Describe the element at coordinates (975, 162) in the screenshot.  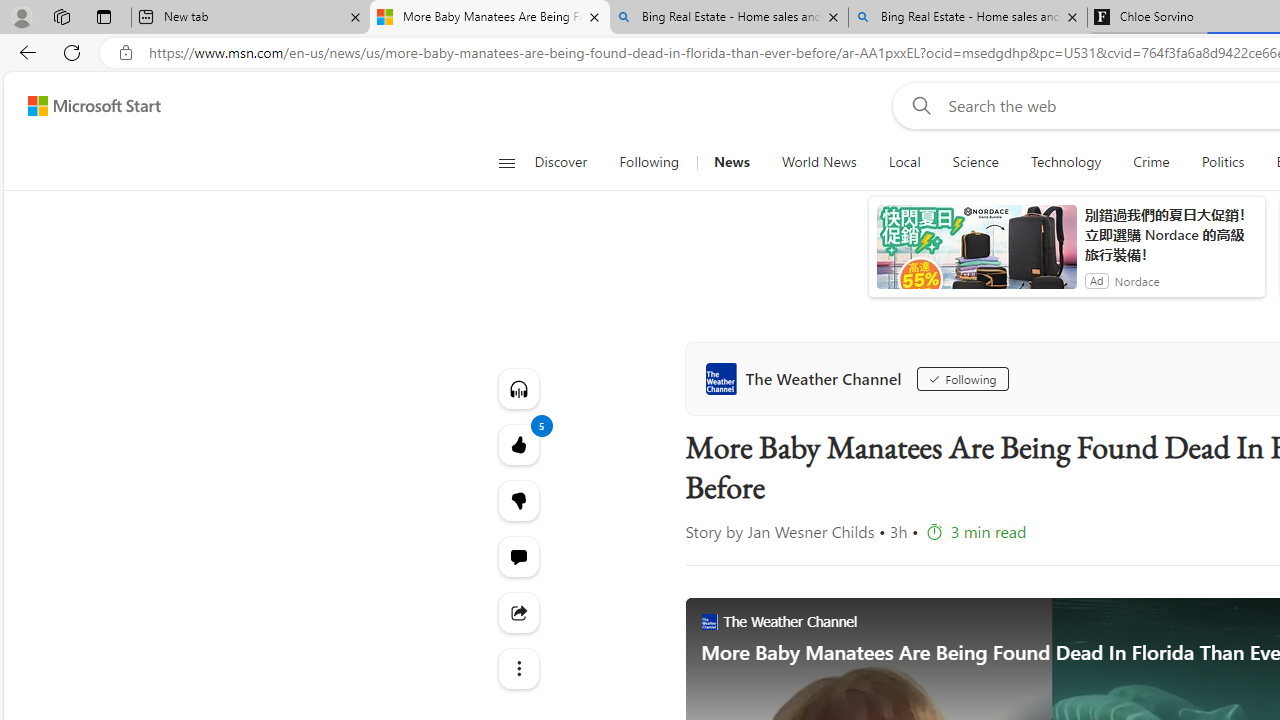
I see `'Science'` at that location.